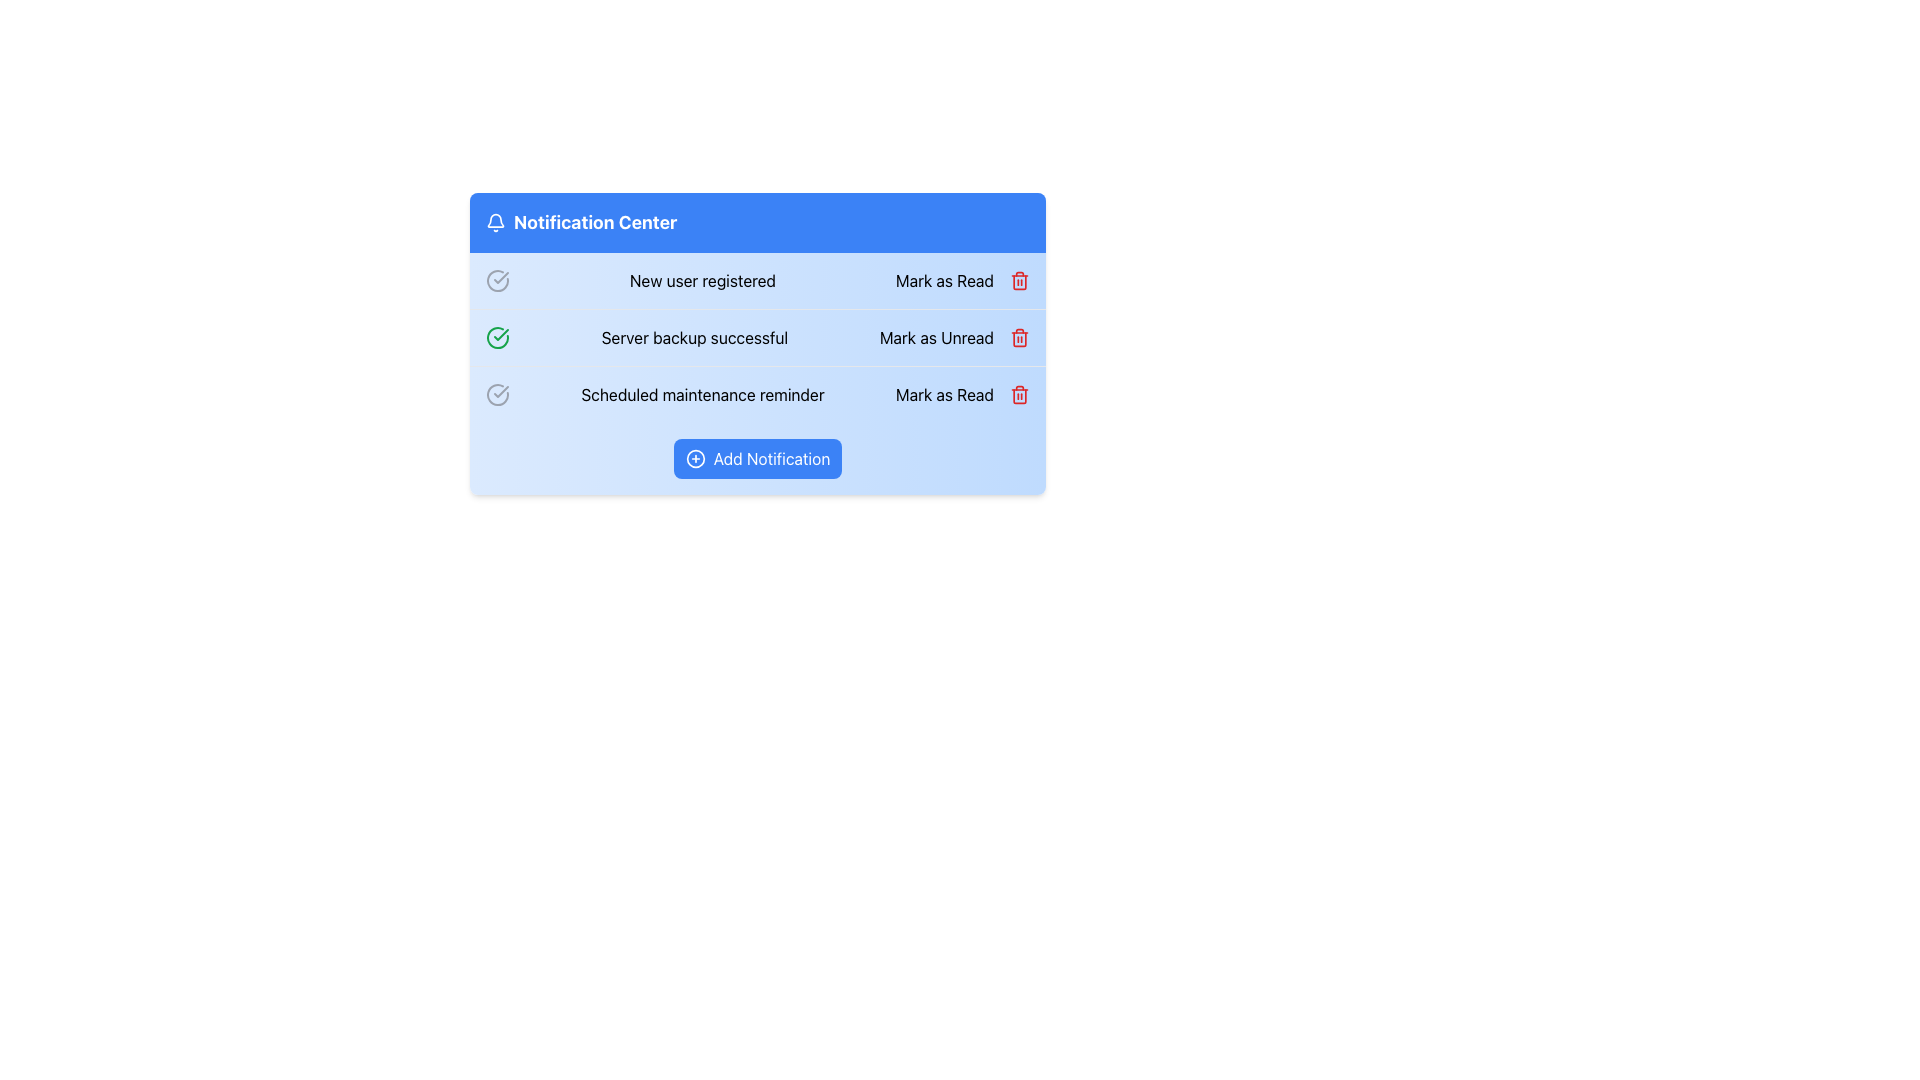 This screenshot has height=1080, width=1920. Describe the element at coordinates (501, 334) in the screenshot. I see `the circular icon that indicates success for the 'Server backup successful' notification, located to the left of the text and positioned in the second notification item of the list` at that location.